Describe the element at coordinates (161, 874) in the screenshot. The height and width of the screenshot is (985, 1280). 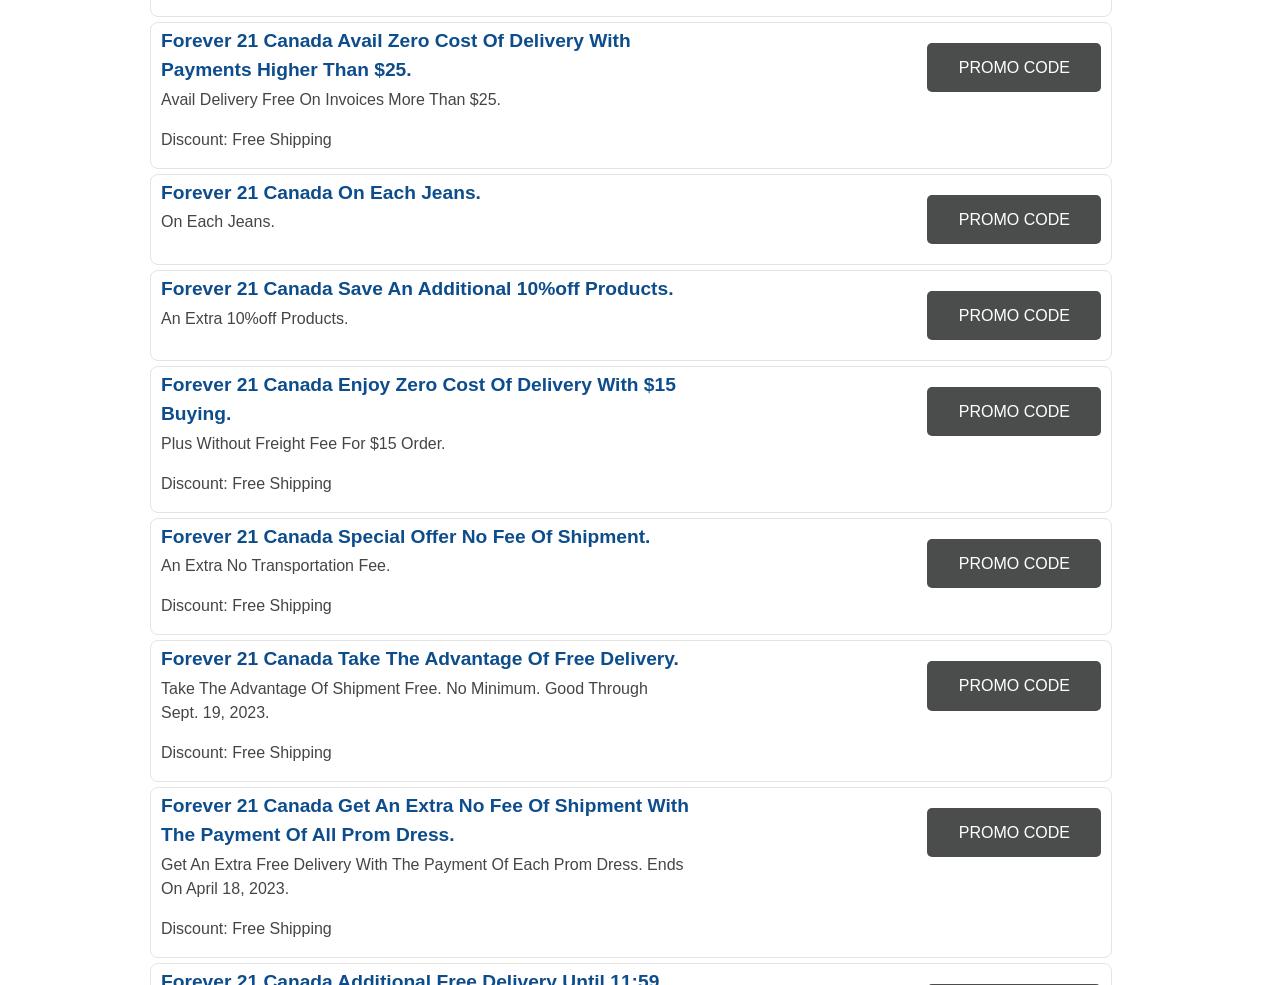
I see `'Get An Extra Free Delivery With The Payment Of Each Prom Dress. Ends On April 18, 2023.'` at that location.